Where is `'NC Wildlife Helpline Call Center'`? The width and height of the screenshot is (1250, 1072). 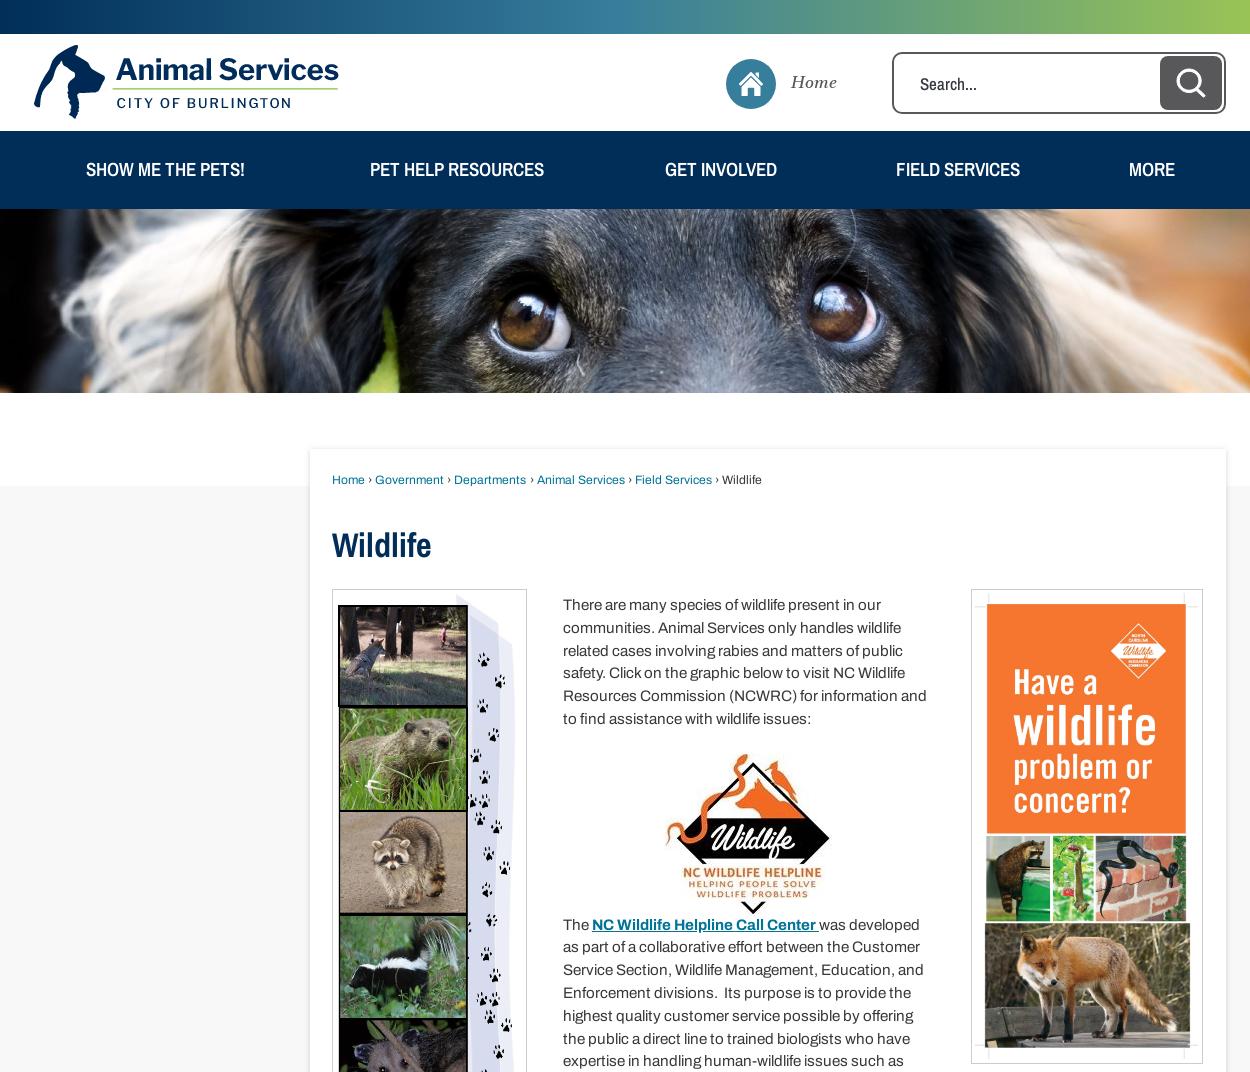
'NC Wildlife Helpline Call Center' is located at coordinates (703, 923).